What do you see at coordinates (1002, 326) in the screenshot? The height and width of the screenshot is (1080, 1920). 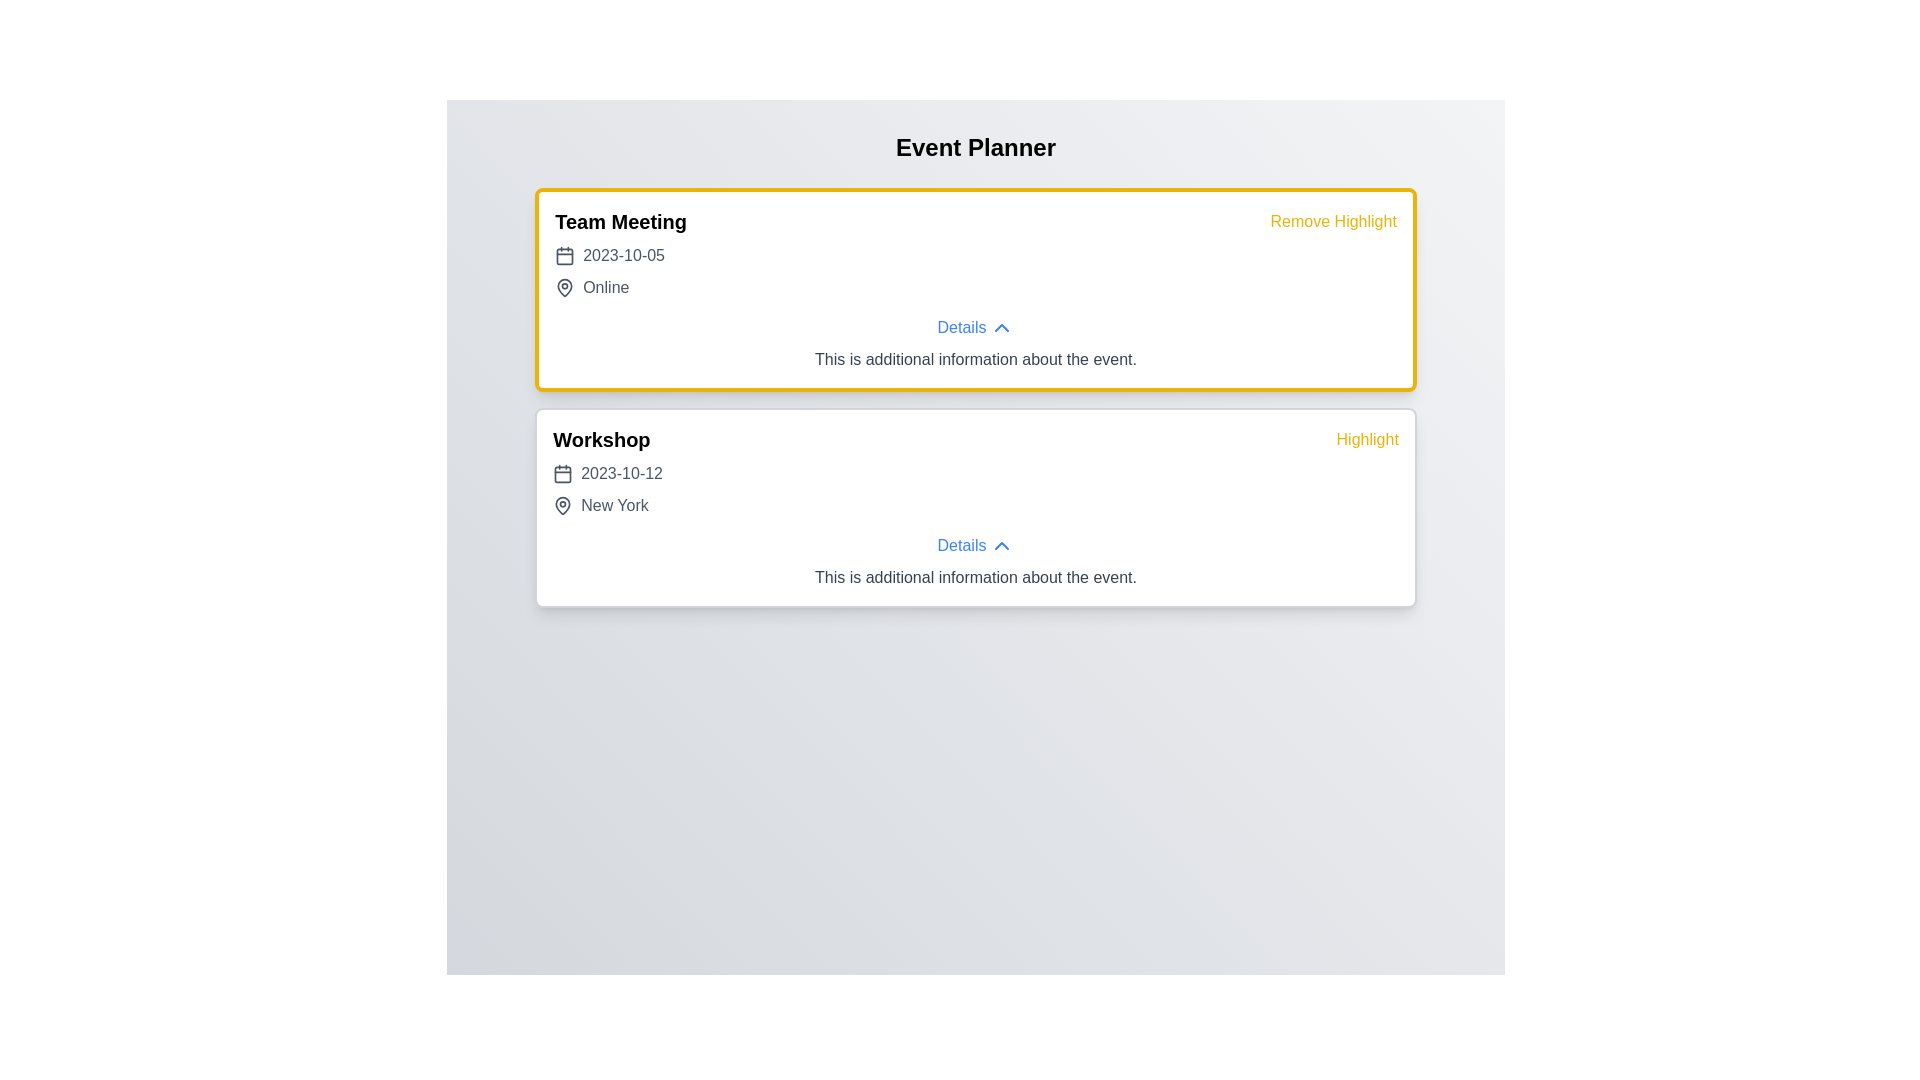 I see `the upward-pointing chevron icon with a blue border located to the right of the 'Details' label` at bounding box center [1002, 326].